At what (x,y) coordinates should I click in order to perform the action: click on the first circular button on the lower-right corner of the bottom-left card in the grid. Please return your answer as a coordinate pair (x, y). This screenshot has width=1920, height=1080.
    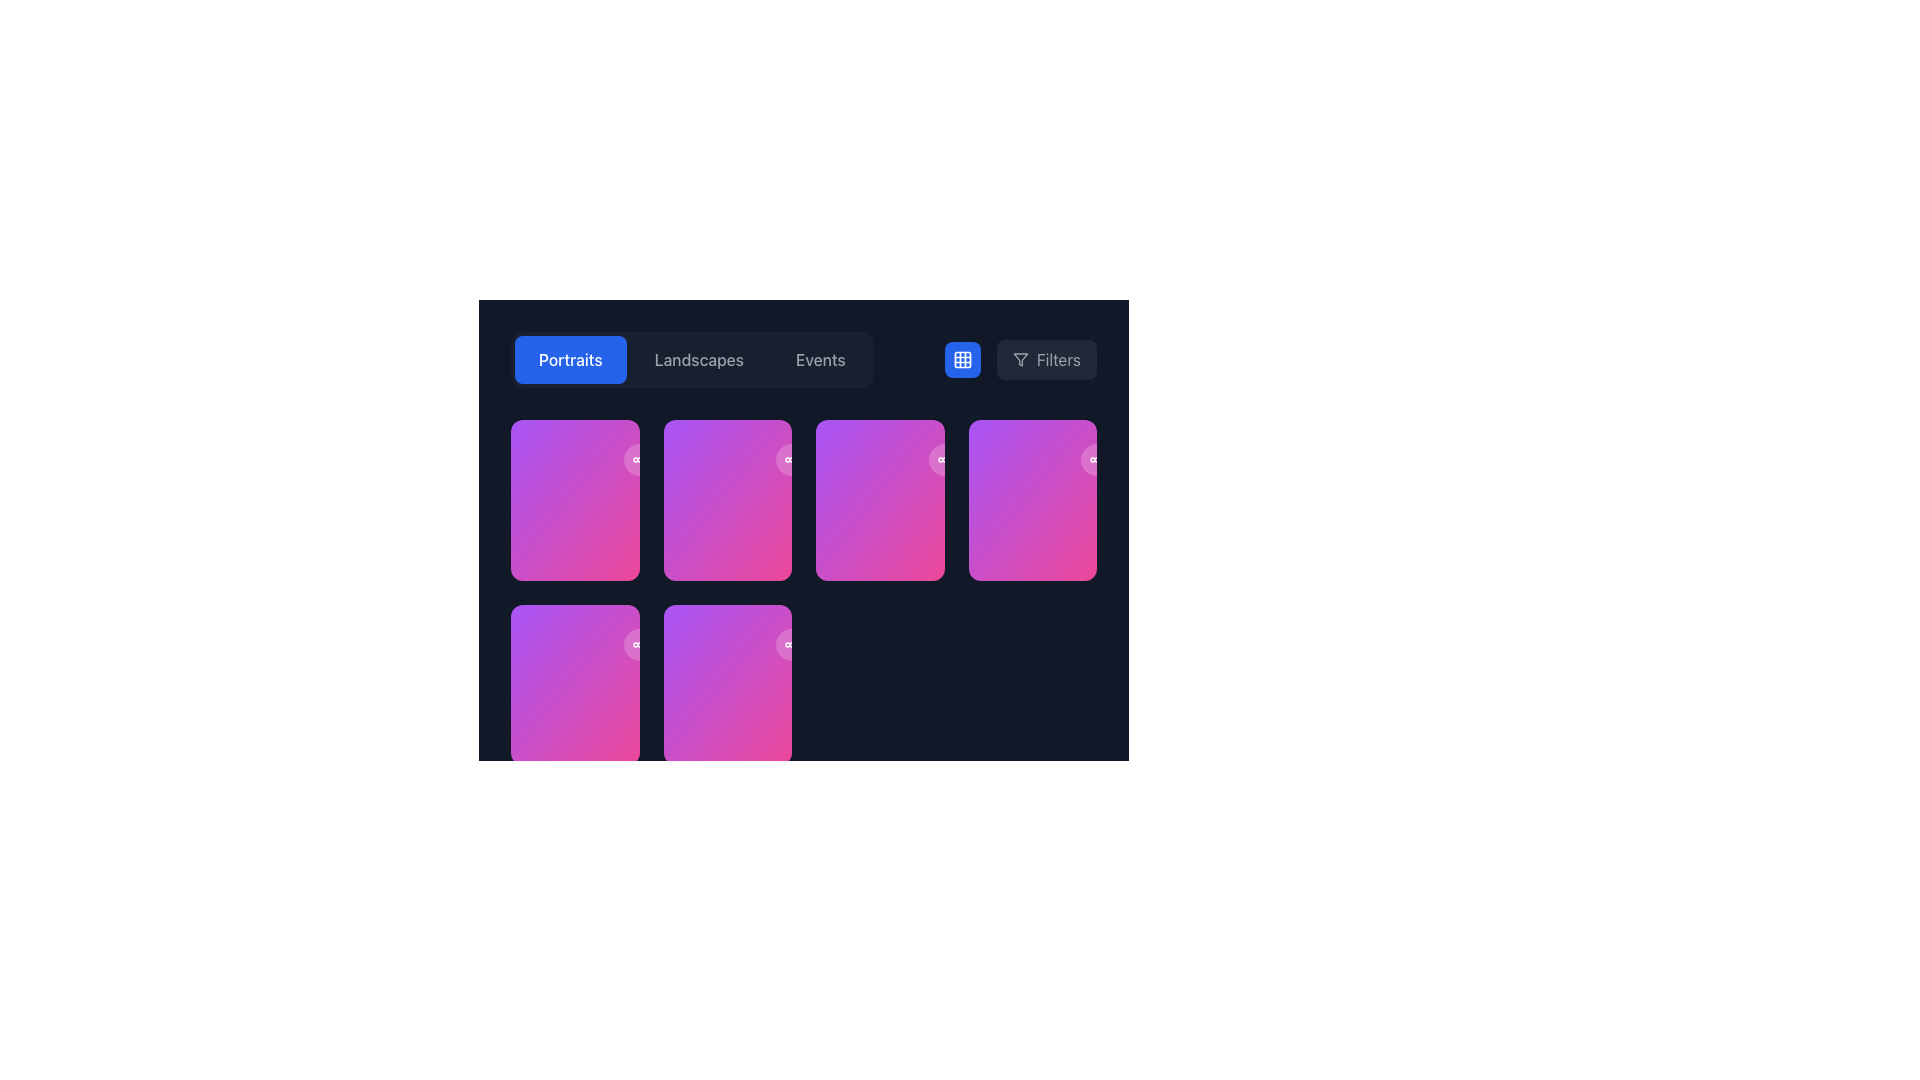
    Looking at the image, I should click on (638, 644).